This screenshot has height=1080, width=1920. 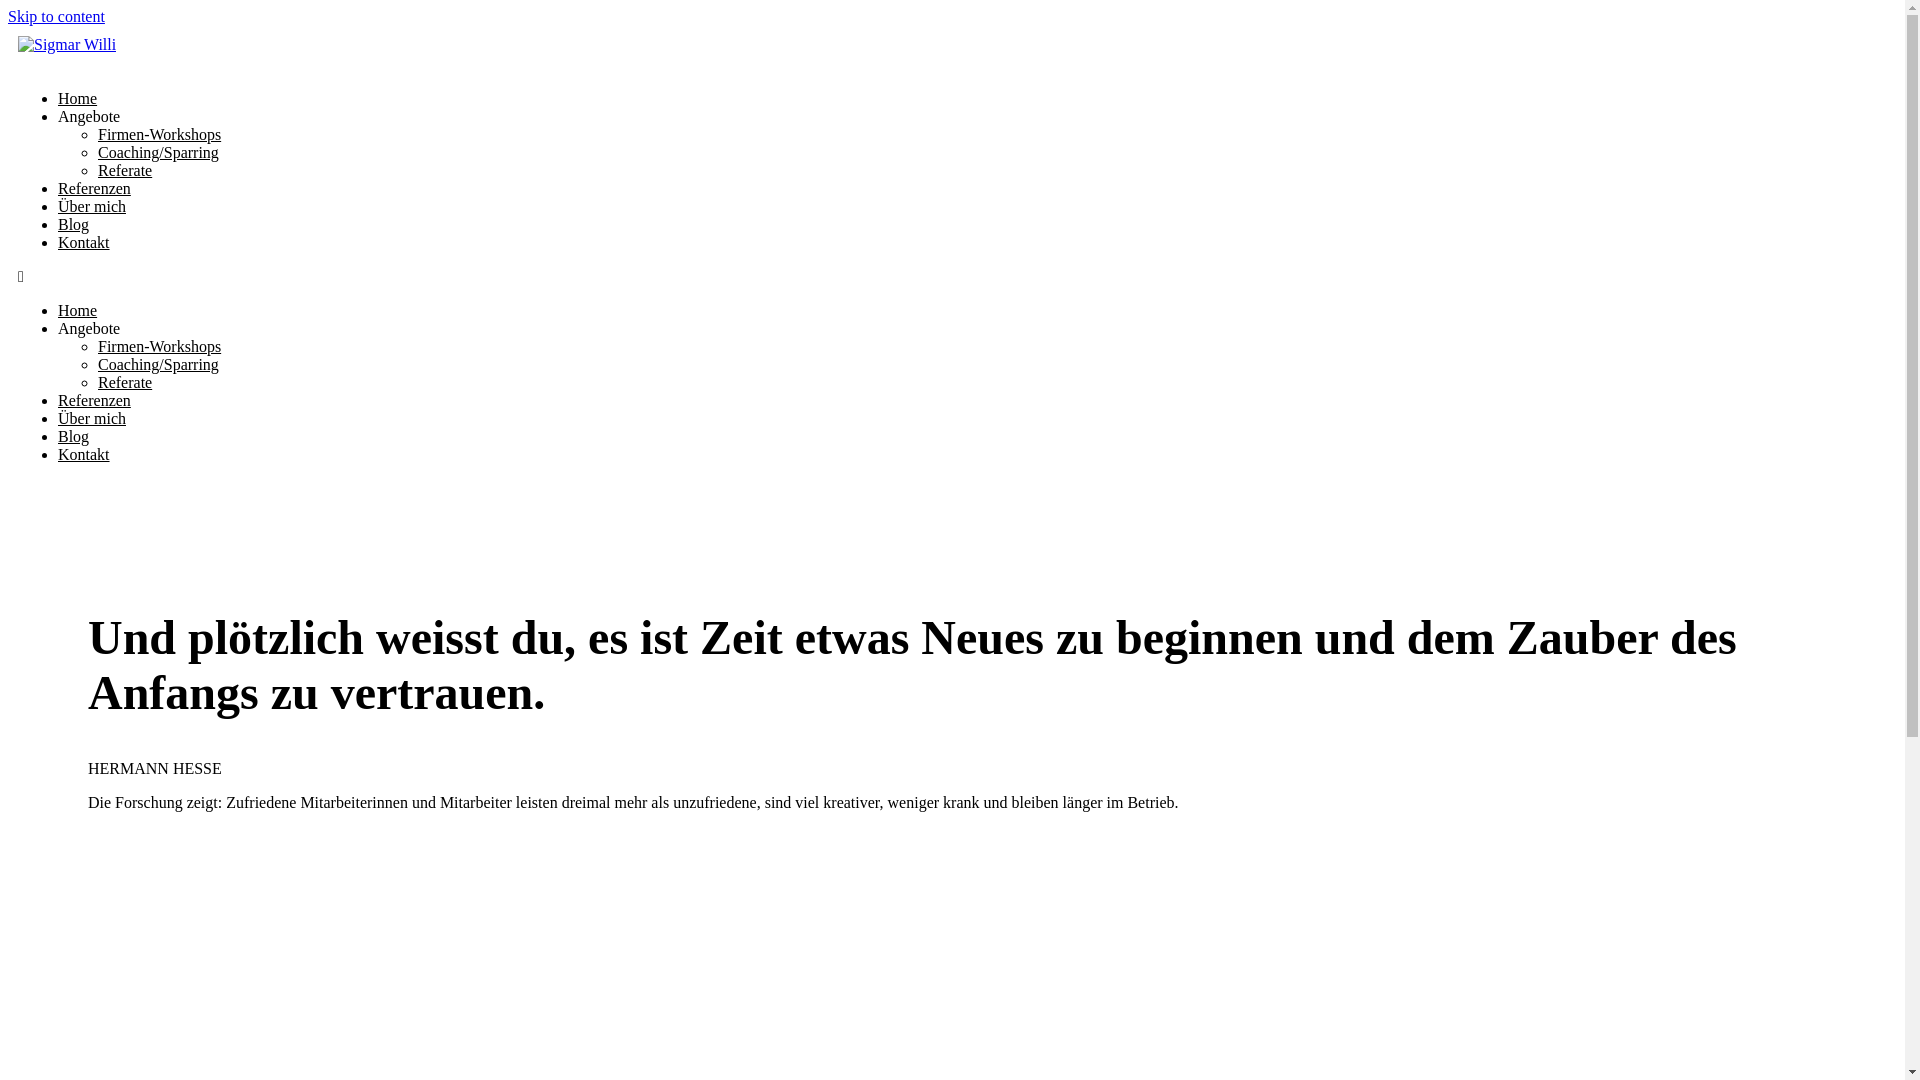 I want to click on 'Skip to content', so click(x=56, y=16).